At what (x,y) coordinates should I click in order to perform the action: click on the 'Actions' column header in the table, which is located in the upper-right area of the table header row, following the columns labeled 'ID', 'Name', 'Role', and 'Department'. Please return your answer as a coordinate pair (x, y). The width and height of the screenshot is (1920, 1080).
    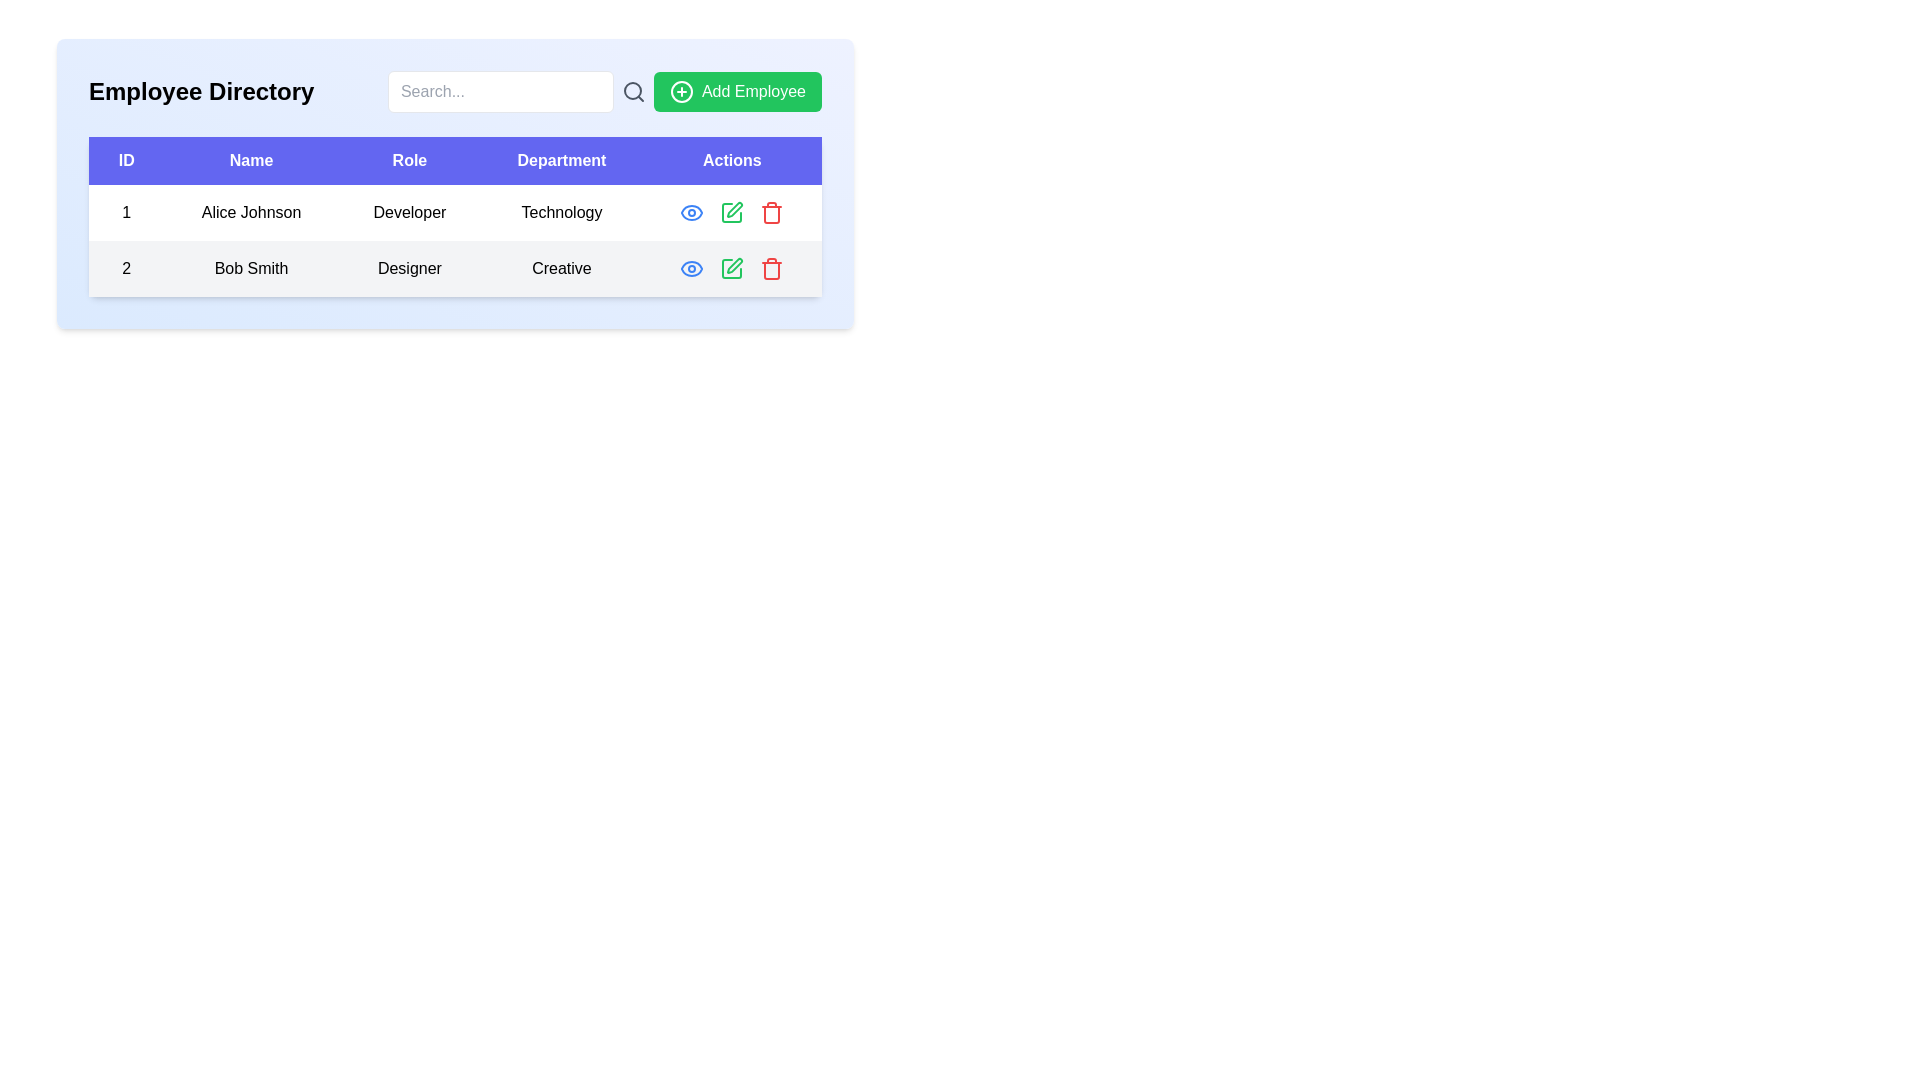
    Looking at the image, I should click on (731, 160).